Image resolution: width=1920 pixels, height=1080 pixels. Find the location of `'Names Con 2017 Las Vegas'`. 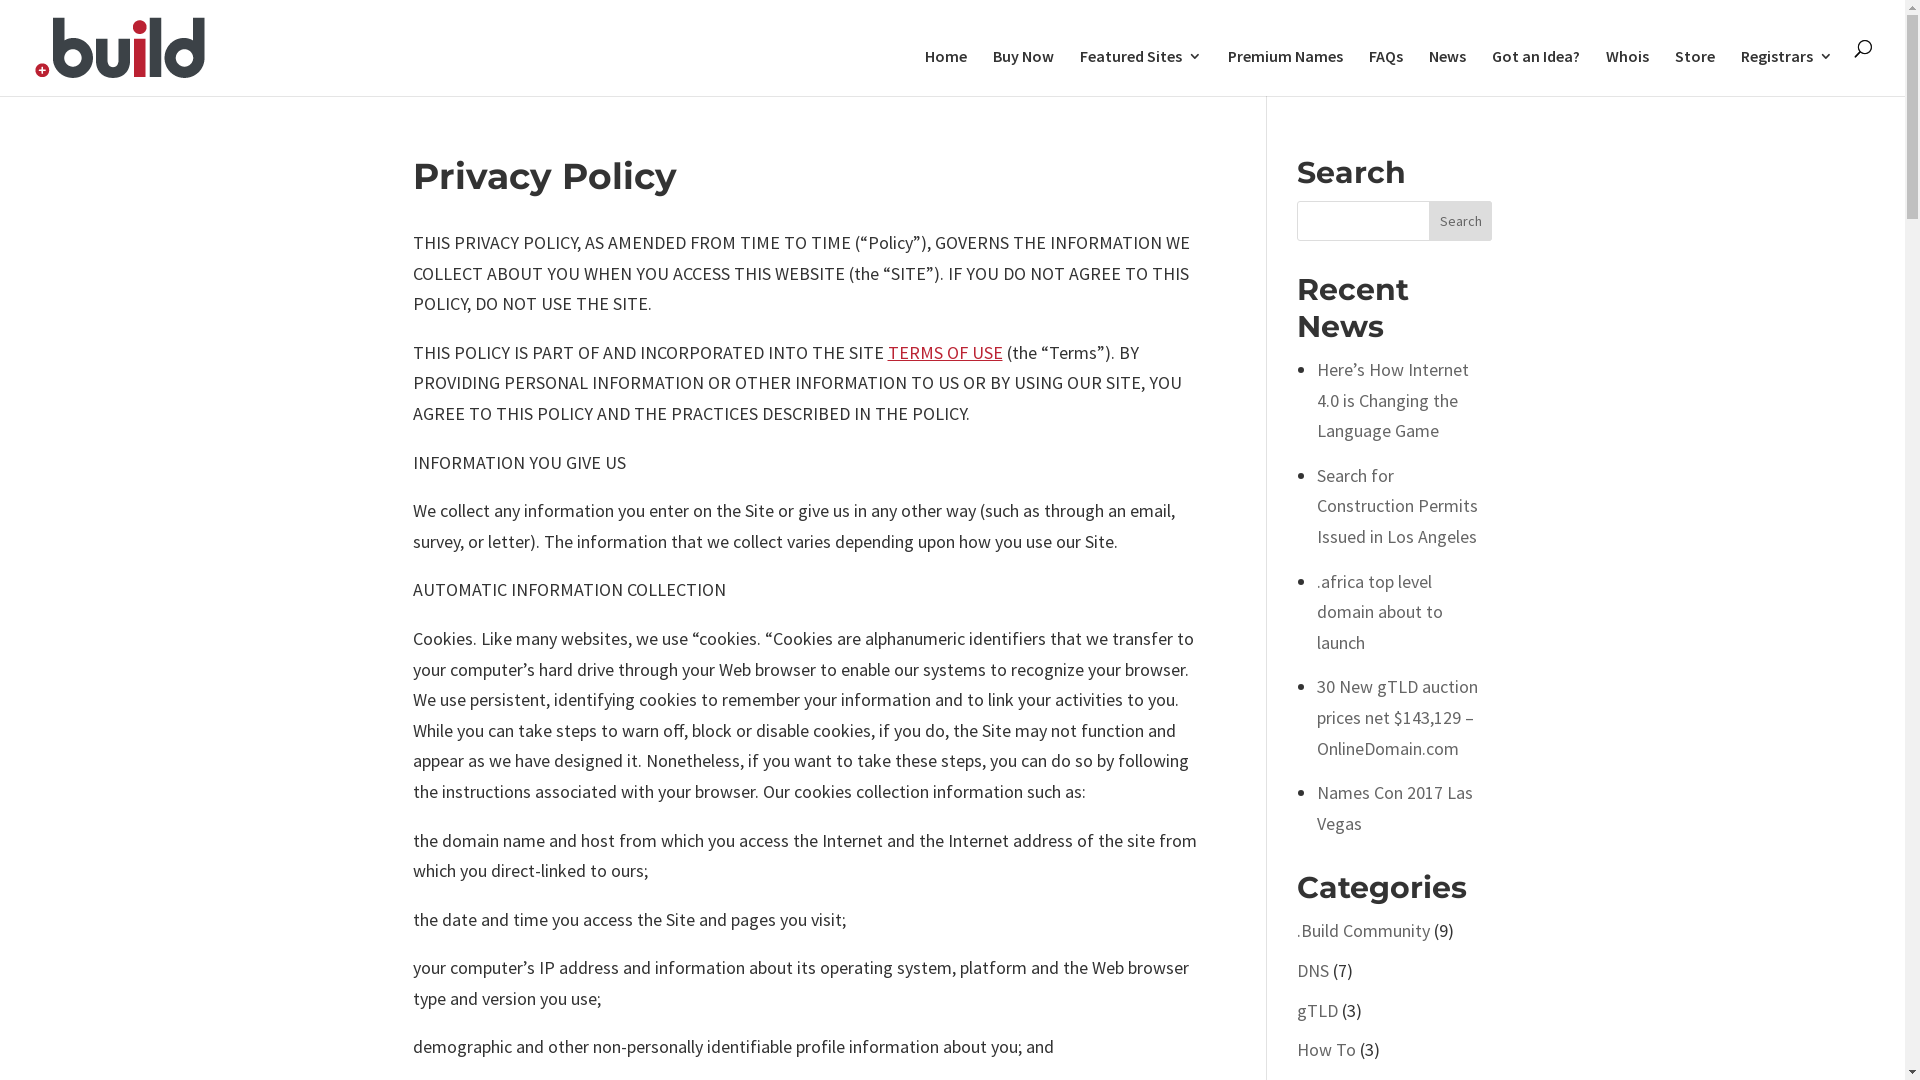

'Names Con 2017 Las Vegas' is located at coordinates (1394, 806).